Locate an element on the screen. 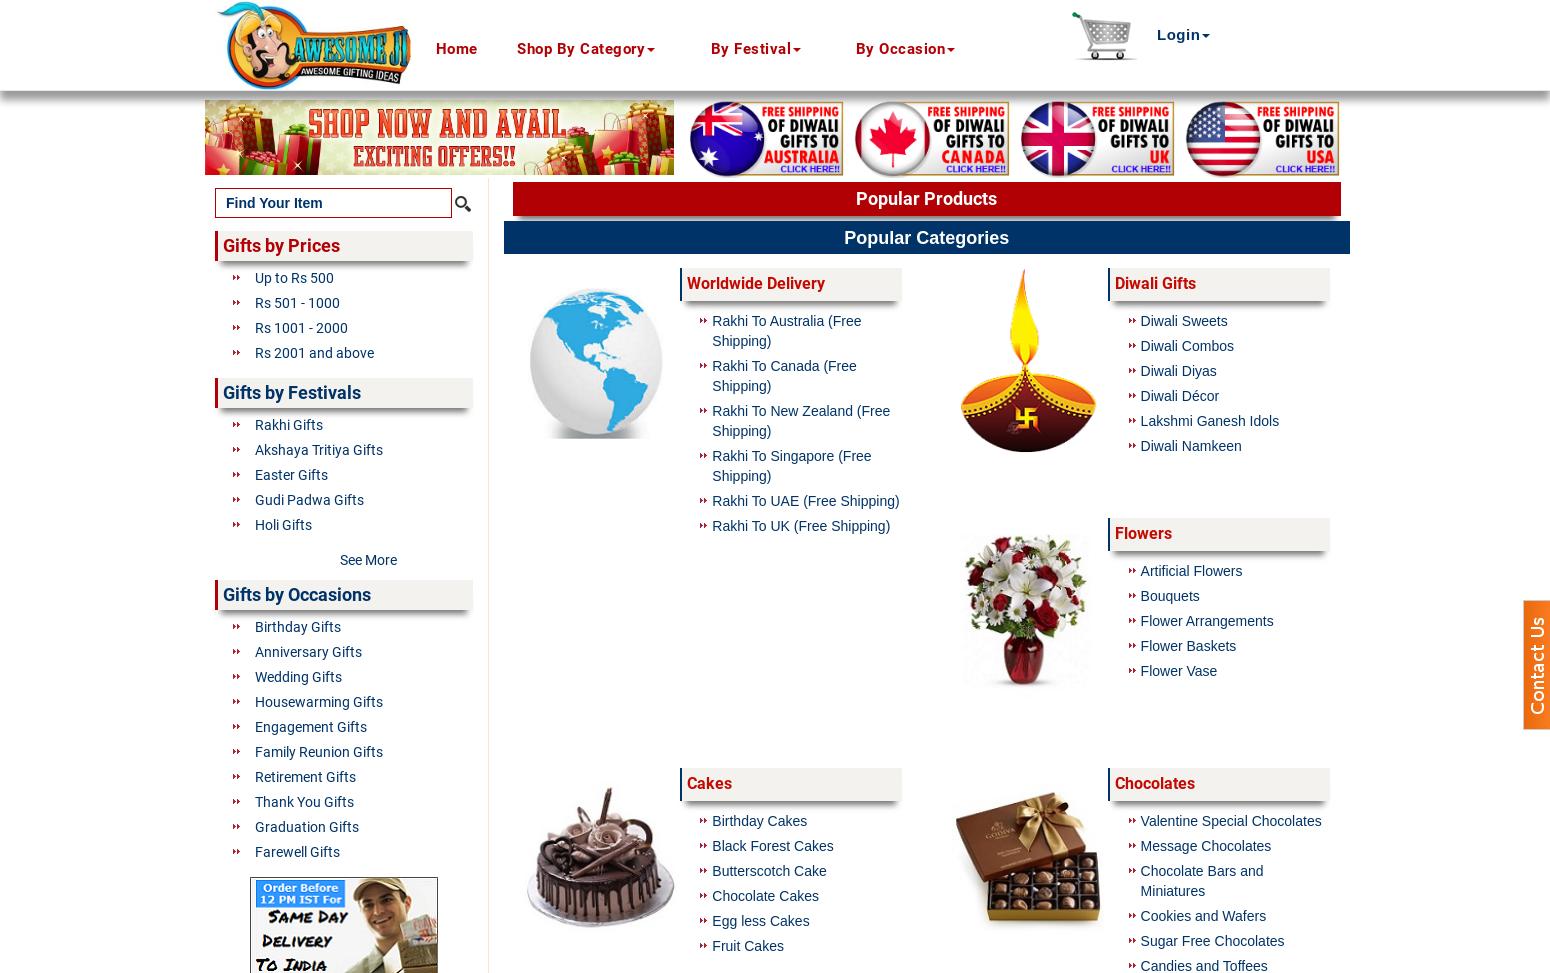 The width and height of the screenshot is (1550, 973). 'Sugar Free Chocolates' is located at coordinates (1211, 939).